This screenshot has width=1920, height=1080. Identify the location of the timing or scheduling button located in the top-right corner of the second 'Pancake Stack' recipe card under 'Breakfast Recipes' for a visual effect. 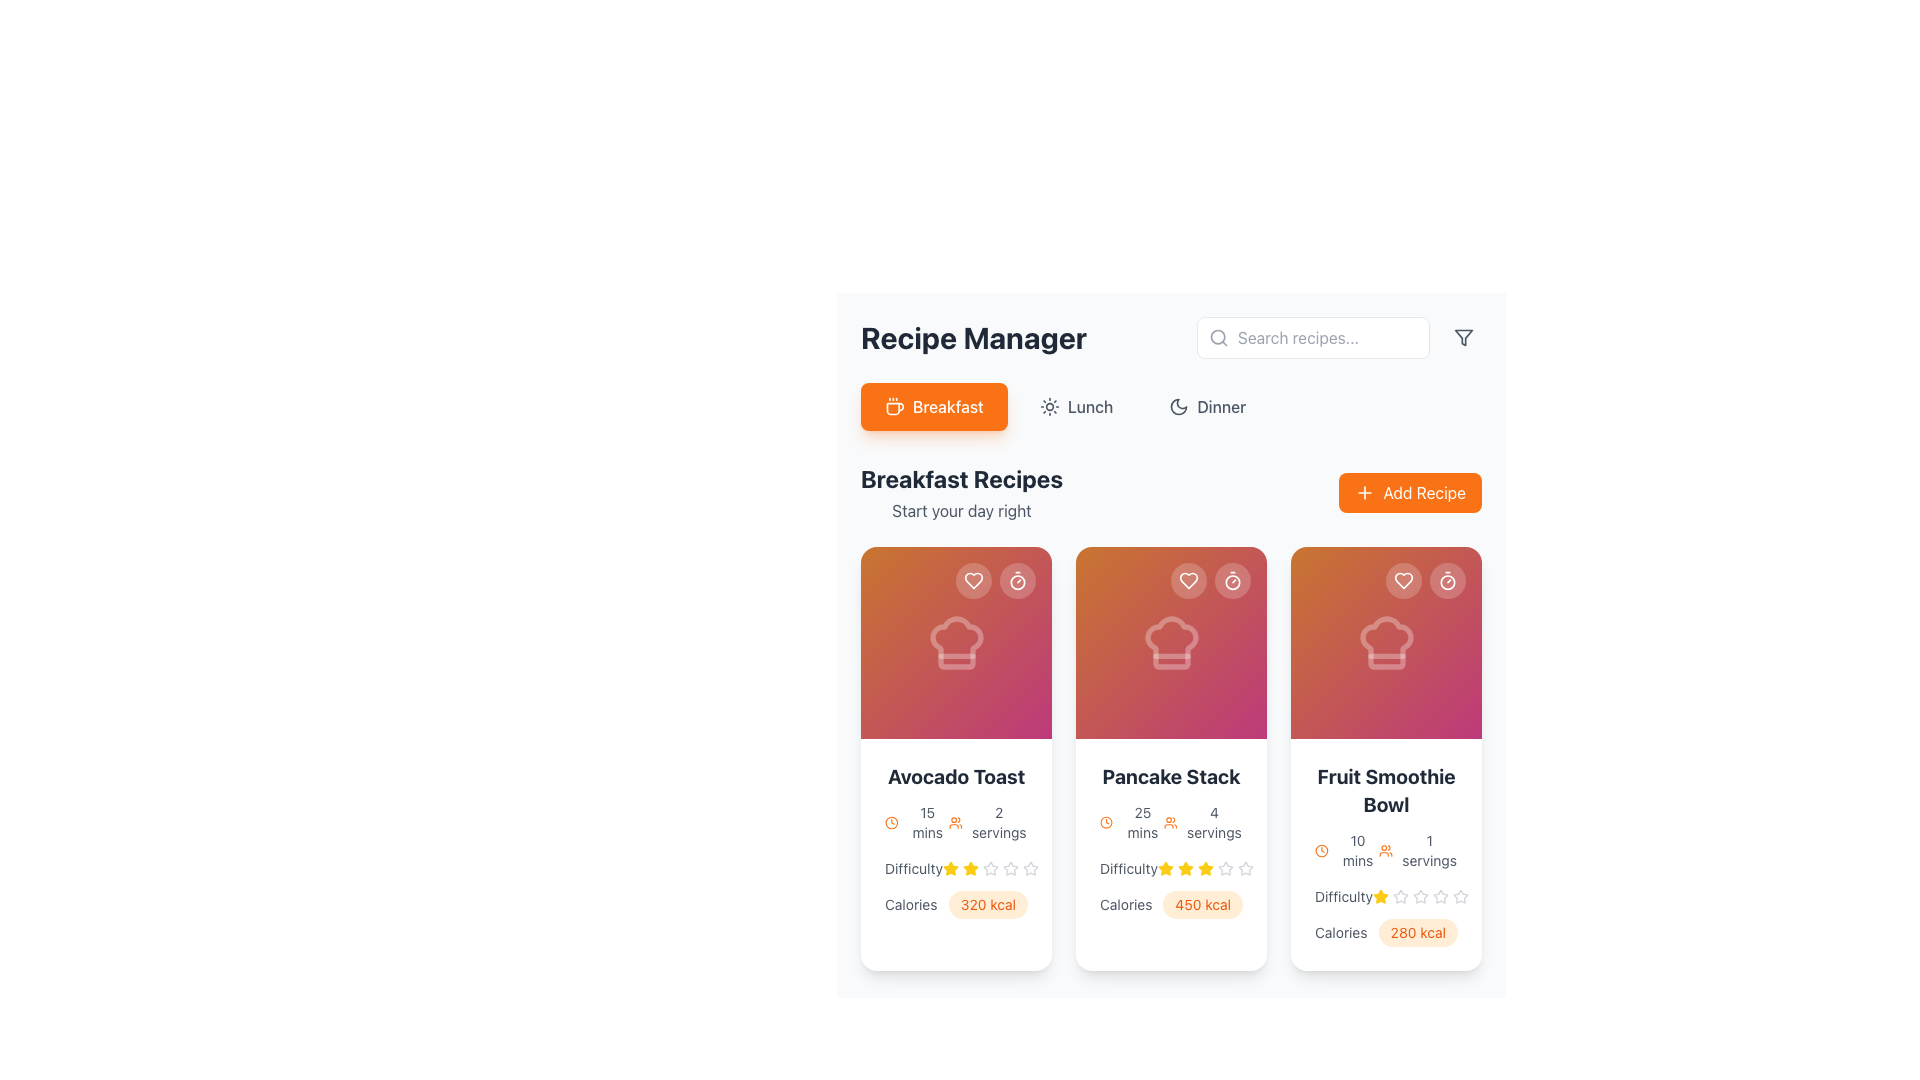
(1232, 581).